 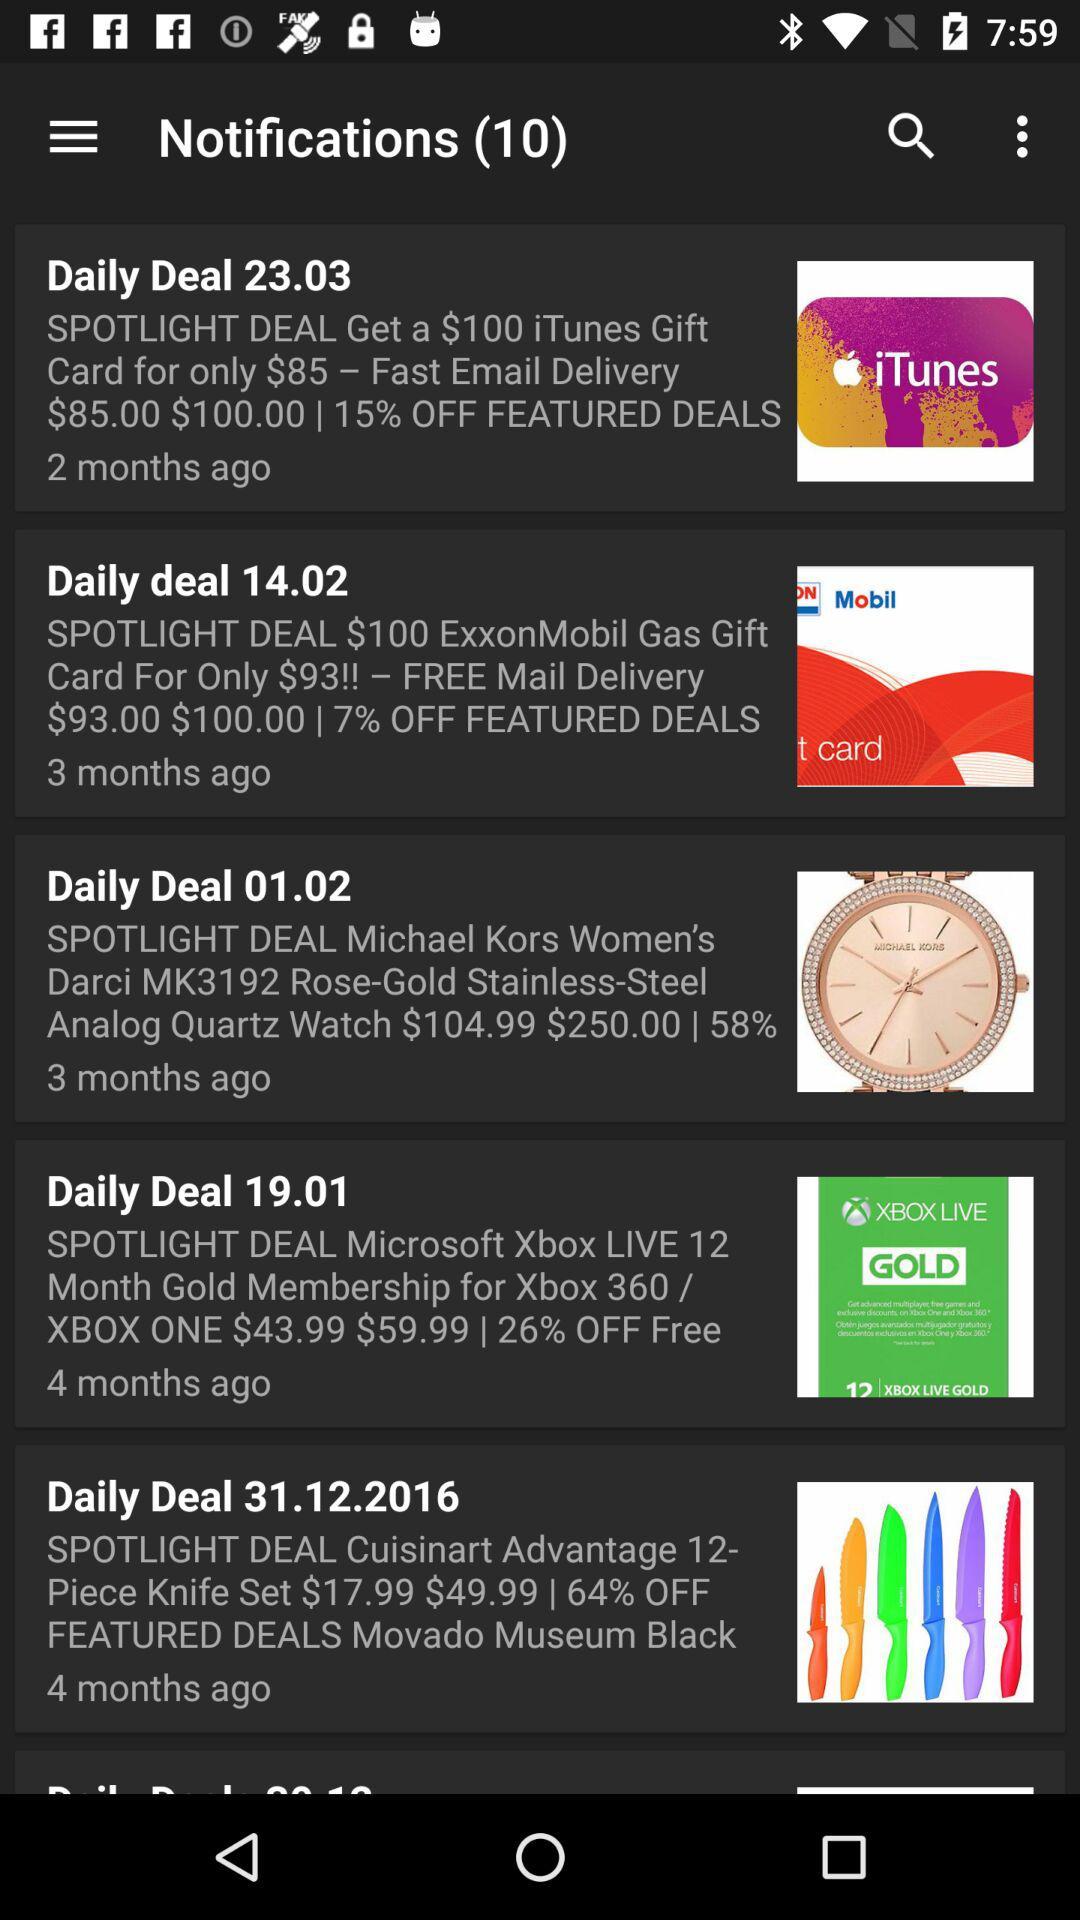 I want to click on the app next to notifications (10) app, so click(x=911, y=135).